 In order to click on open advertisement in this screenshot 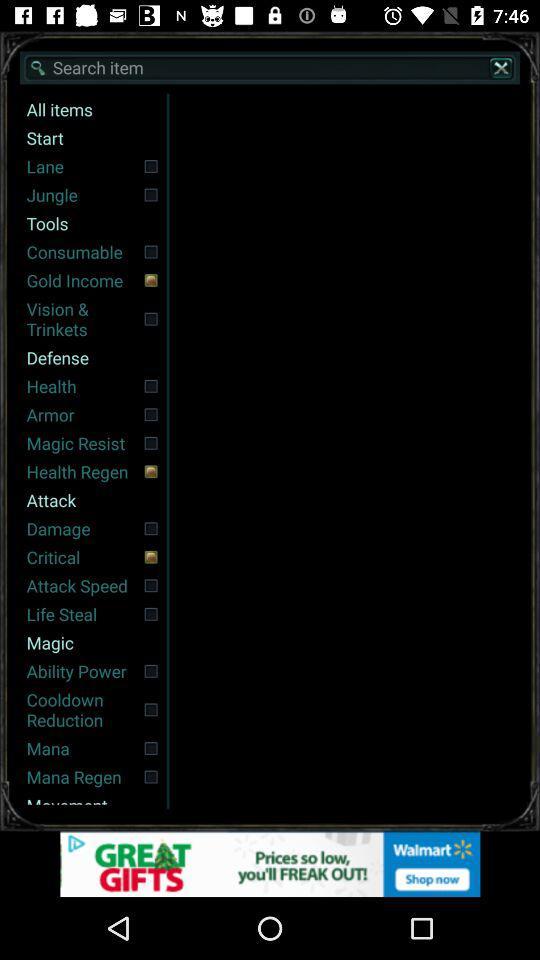, I will do `click(270, 863)`.